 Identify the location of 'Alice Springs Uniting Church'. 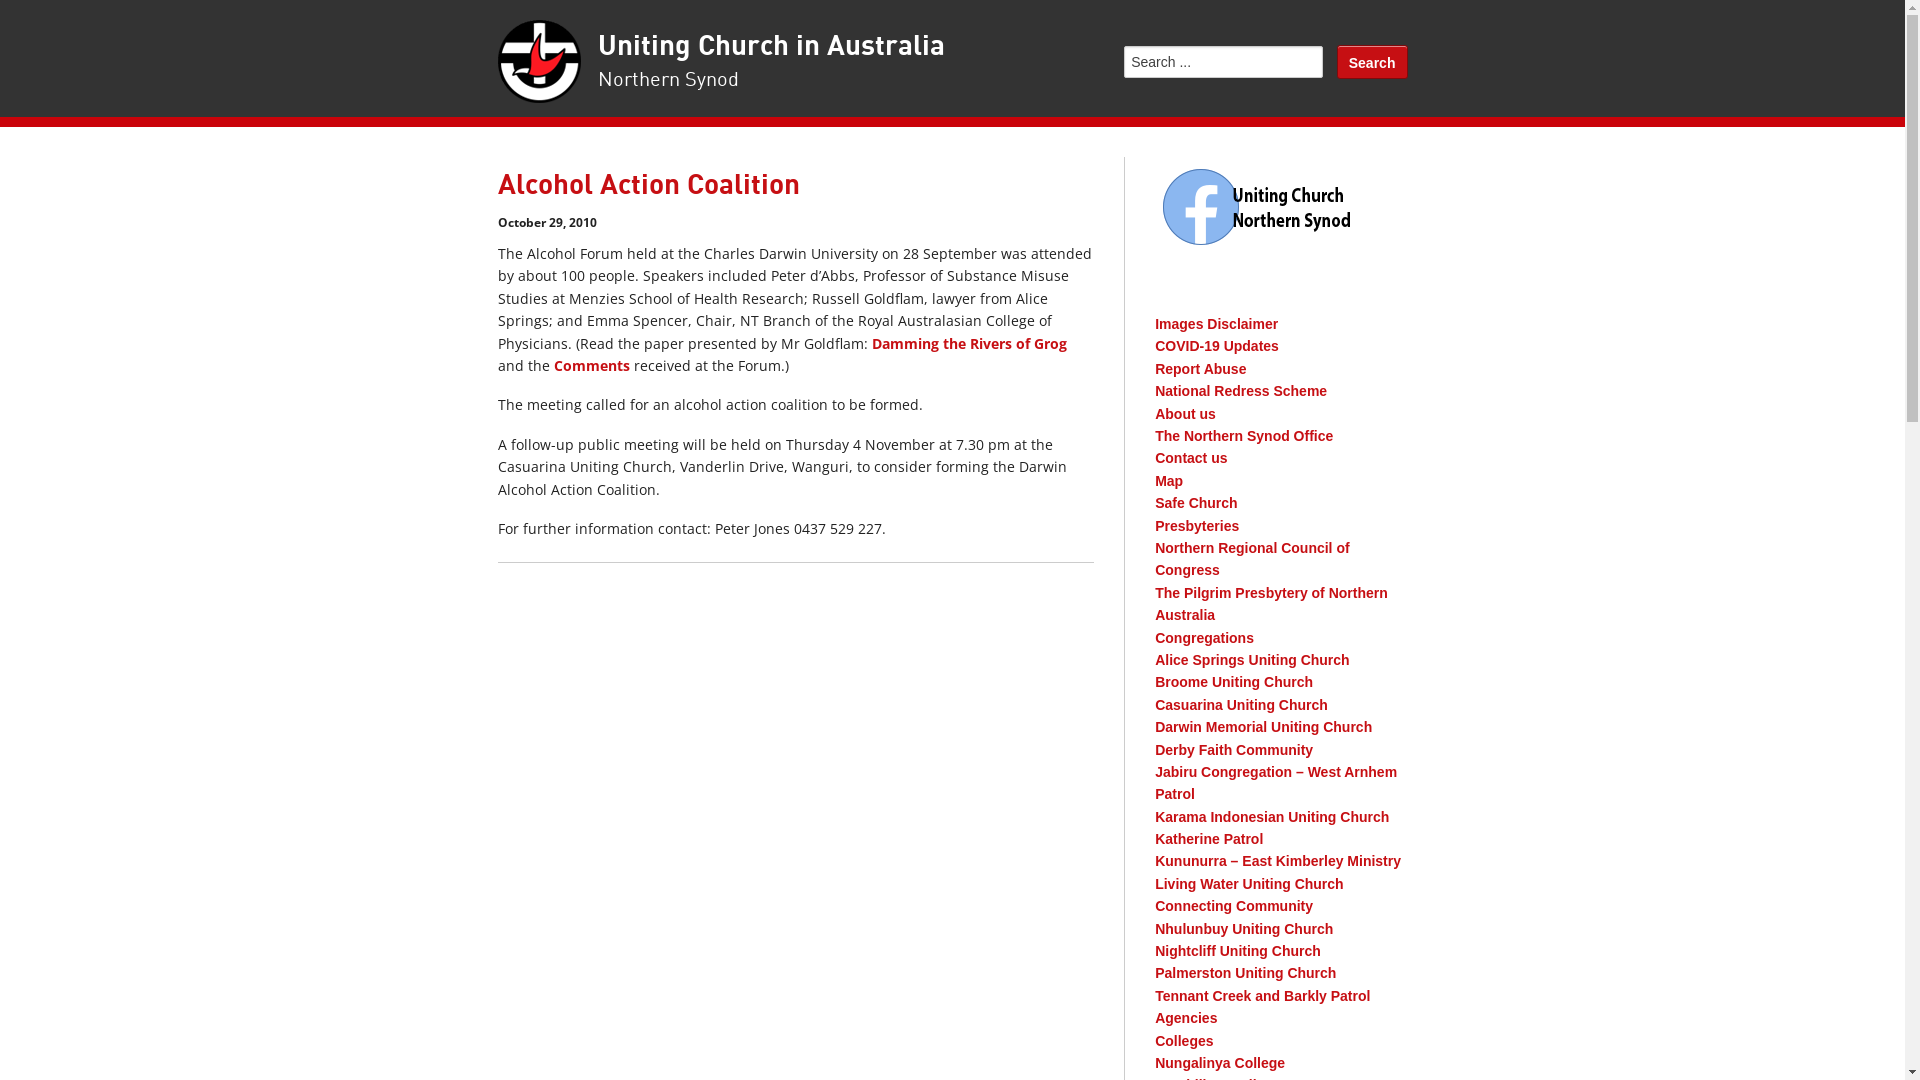
(1251, 659).